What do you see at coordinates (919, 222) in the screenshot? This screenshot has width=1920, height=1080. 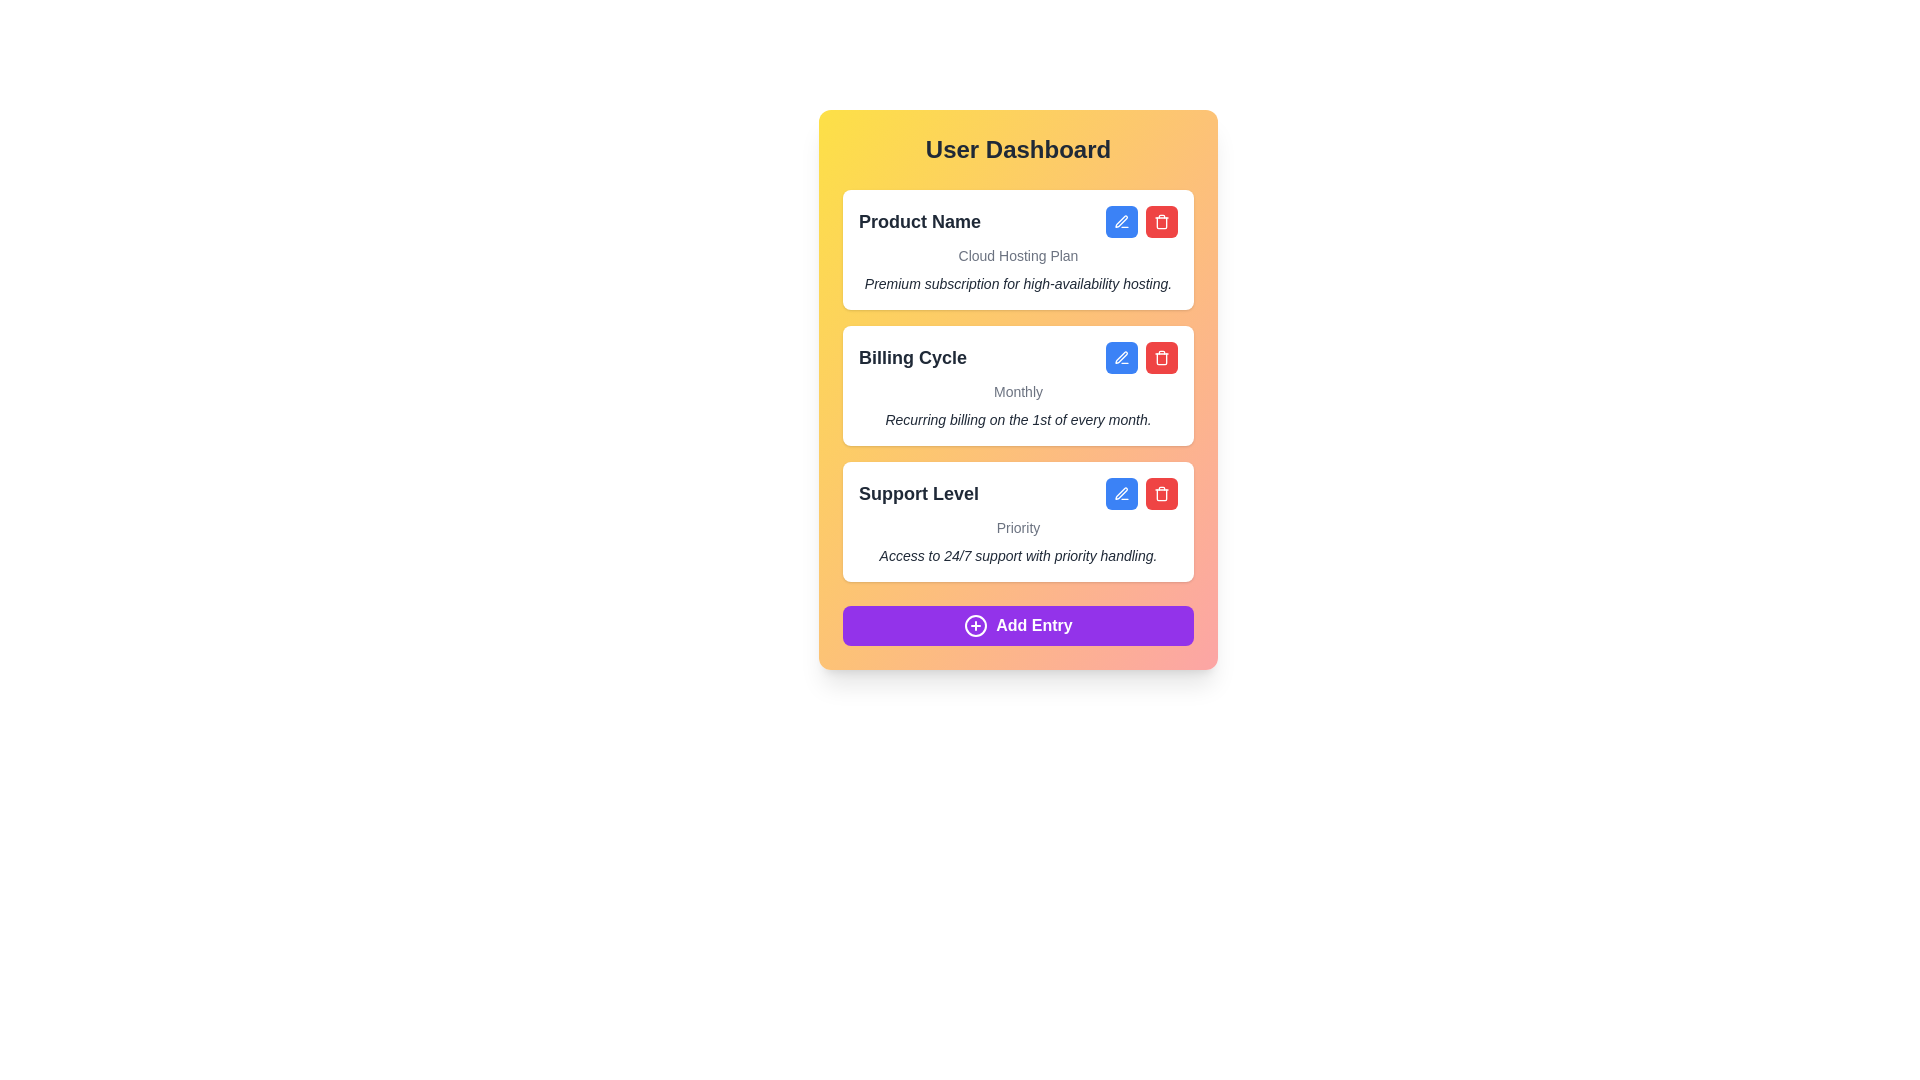 I see `the bold, large text label displaying 'Product Name', located at the top left corner of the card section` at bounding box center [919, 222].